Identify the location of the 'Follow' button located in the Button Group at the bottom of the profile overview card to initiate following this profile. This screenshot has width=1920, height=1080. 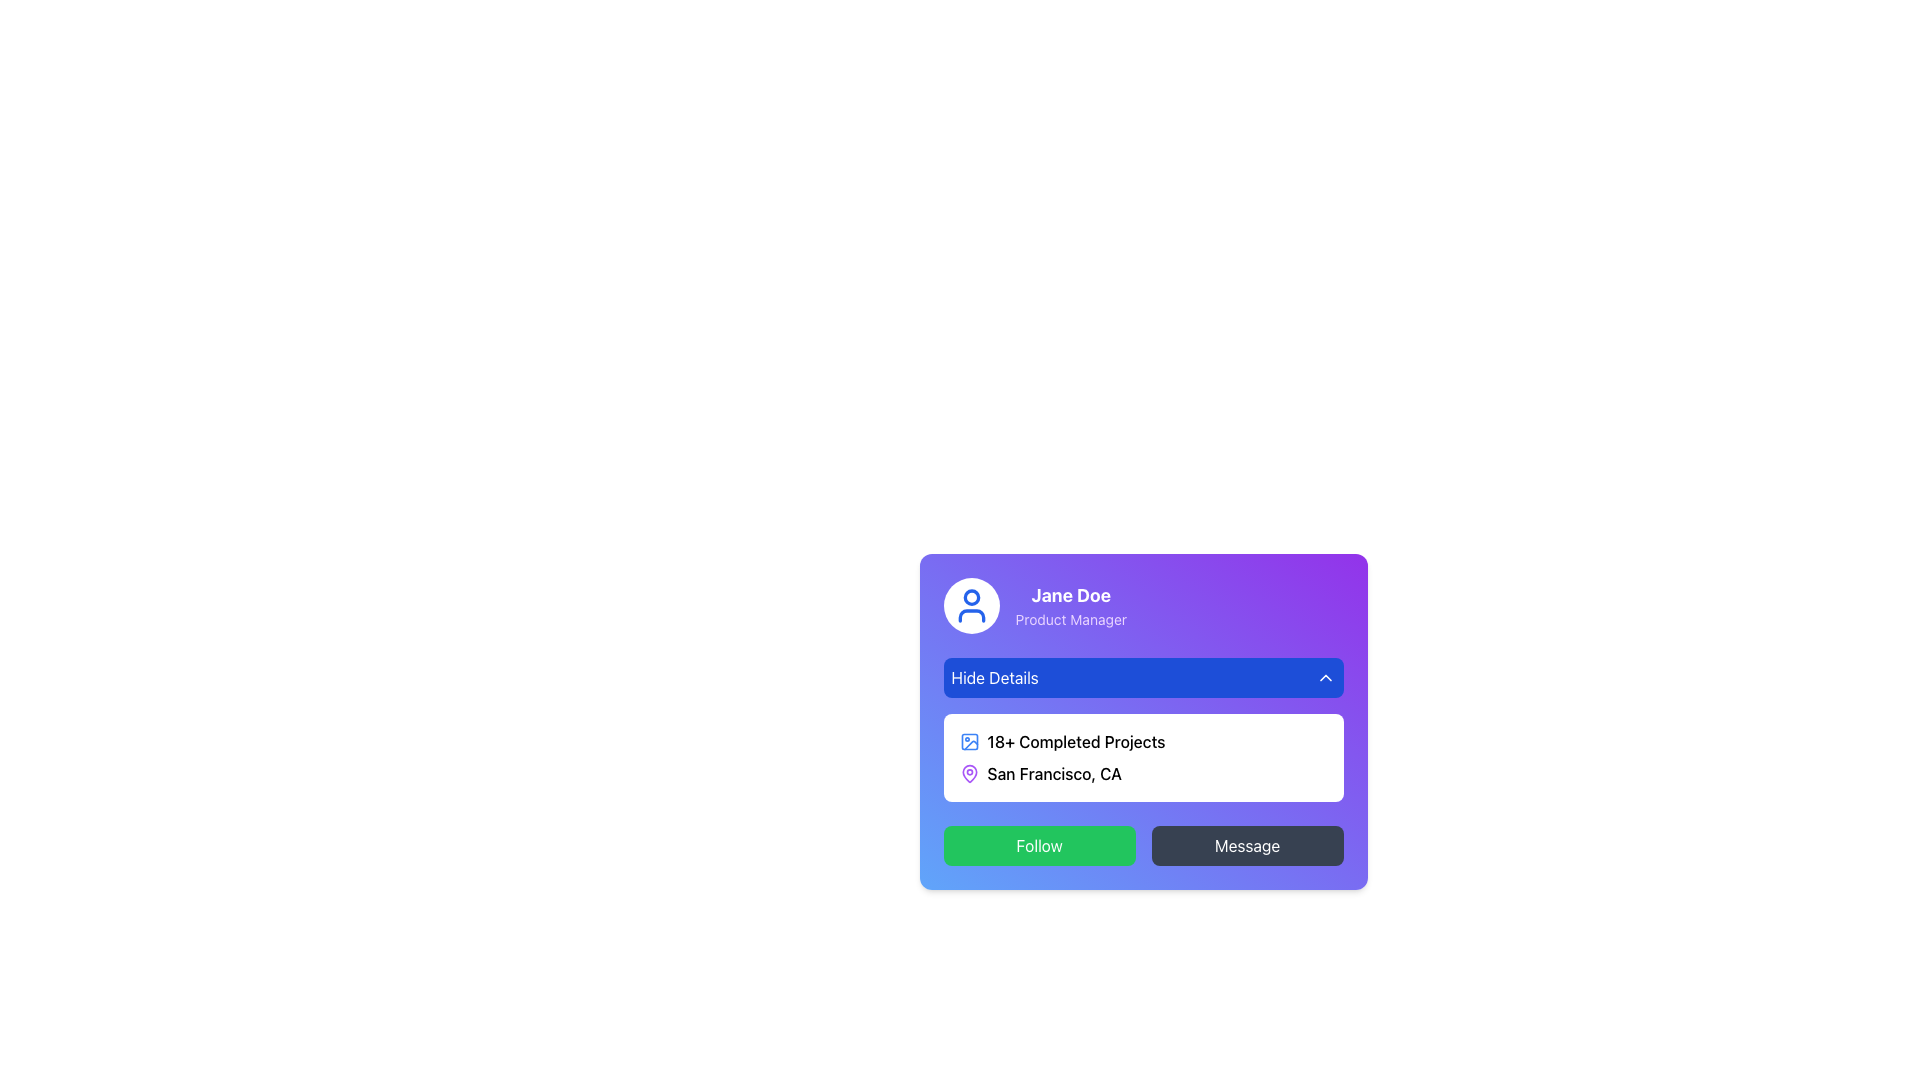
(1143, 845).